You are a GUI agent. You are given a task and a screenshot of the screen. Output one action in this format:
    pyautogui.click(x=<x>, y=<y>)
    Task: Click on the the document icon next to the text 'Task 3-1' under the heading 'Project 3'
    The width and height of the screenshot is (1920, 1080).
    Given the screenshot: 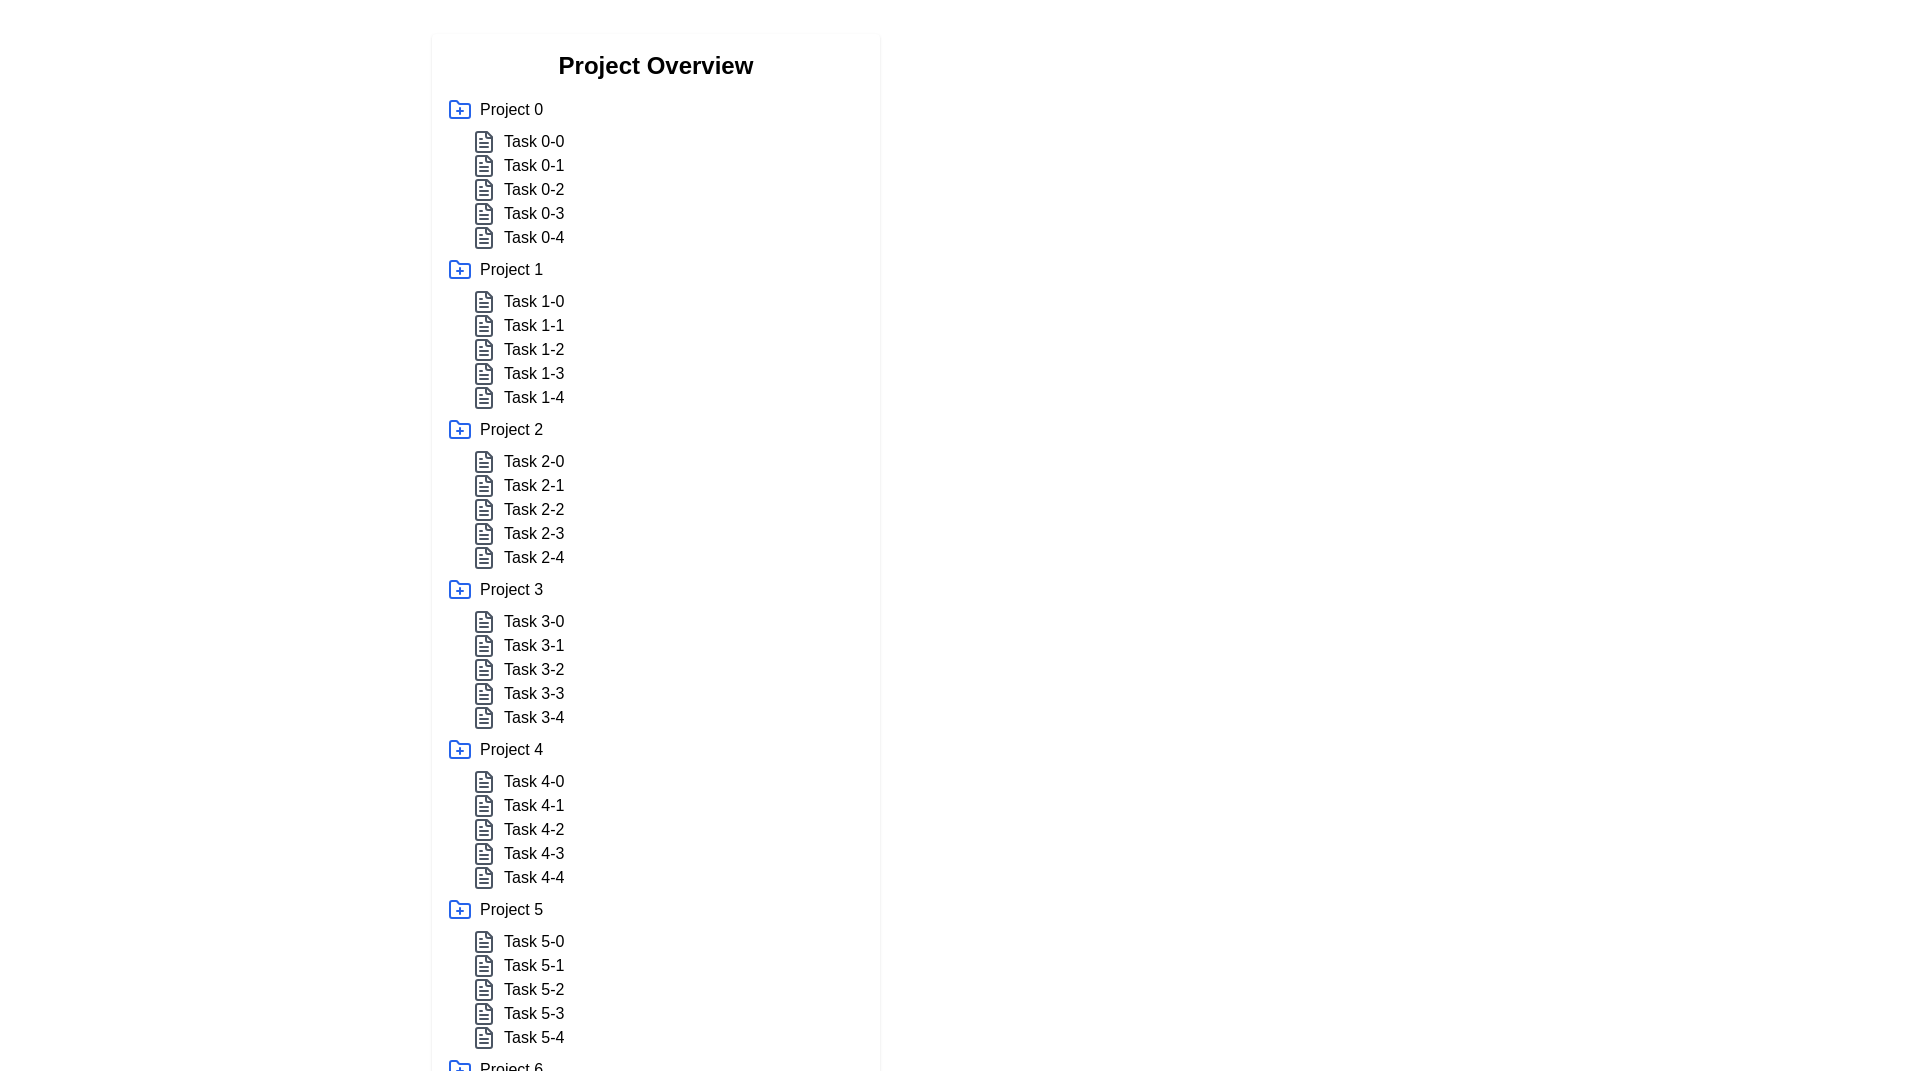 What is the action you would take?
    pyautogui.click(x=484, y=645)
    